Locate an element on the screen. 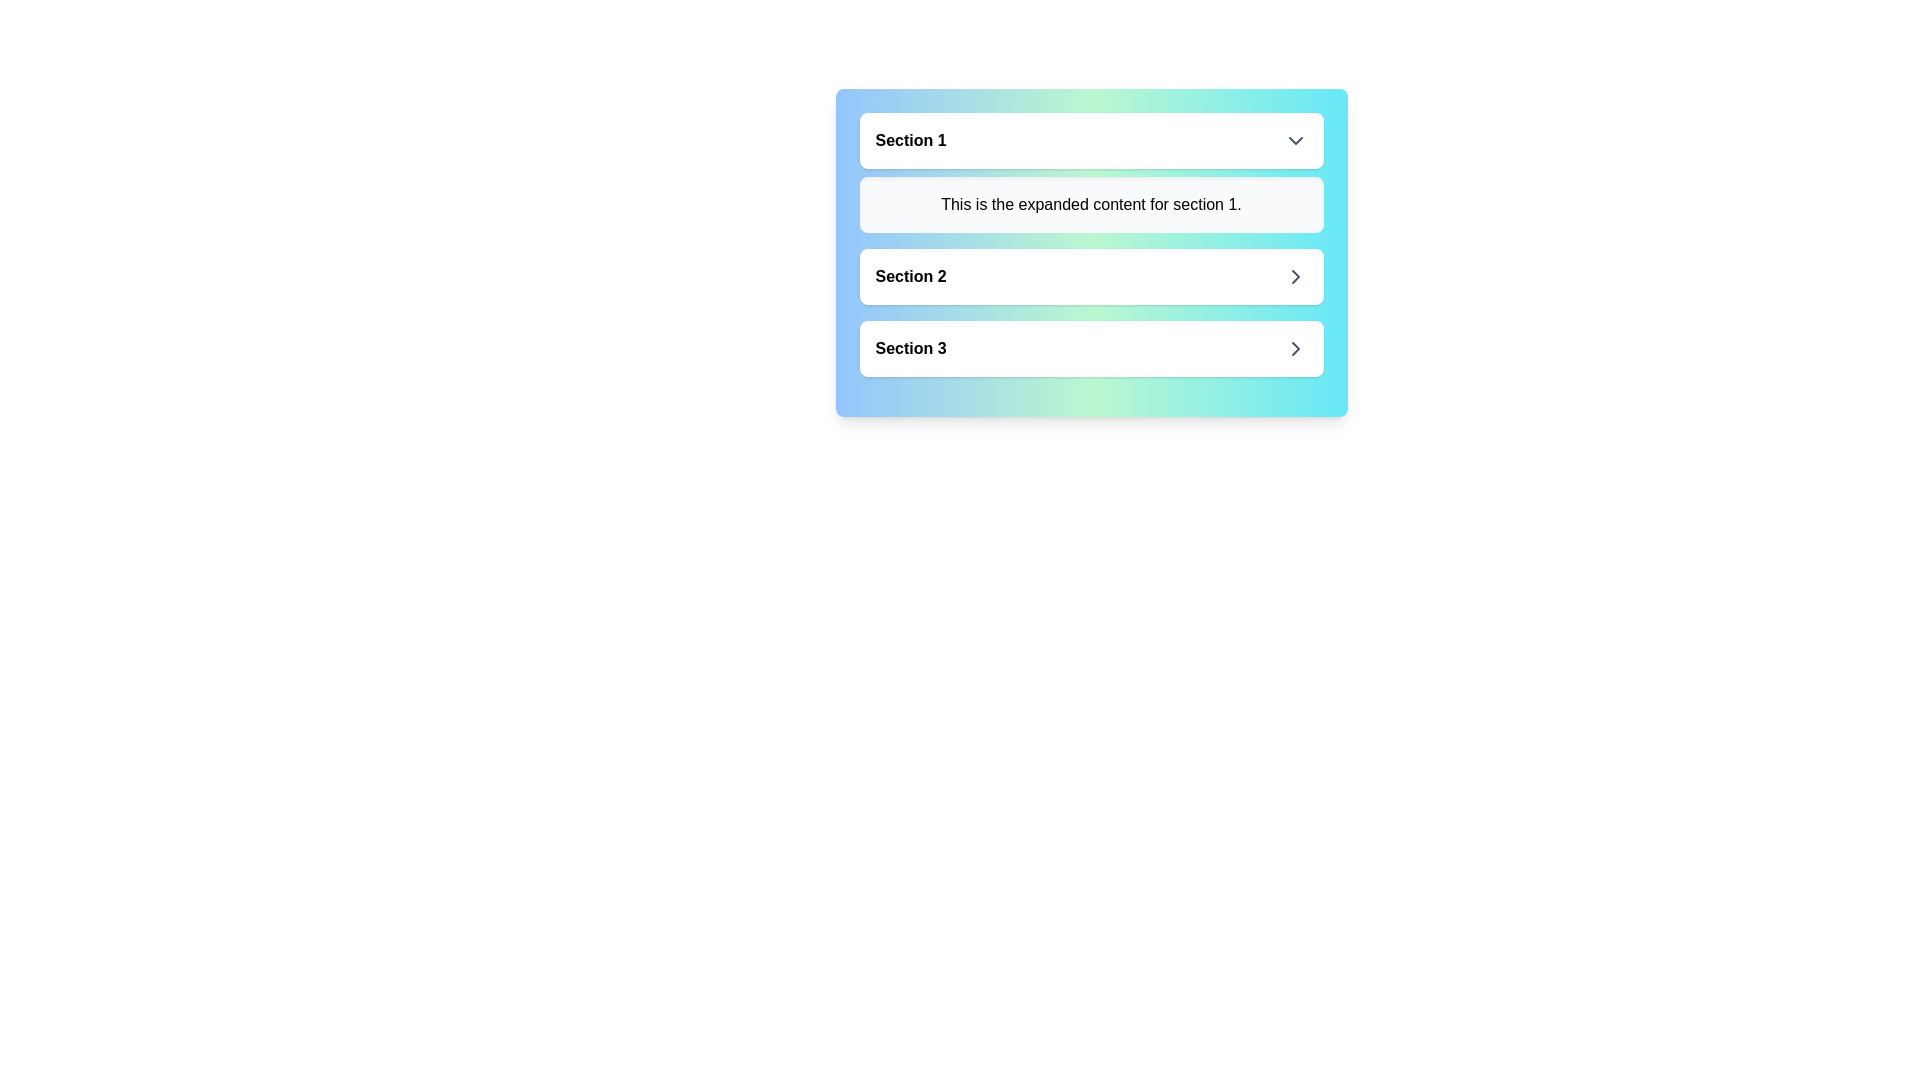 This screenshot has width=1920, height=1080. the header of the expanded Accordion Section titled 'Section 1' to visually highlight it is located at coordinates (1090, 172).